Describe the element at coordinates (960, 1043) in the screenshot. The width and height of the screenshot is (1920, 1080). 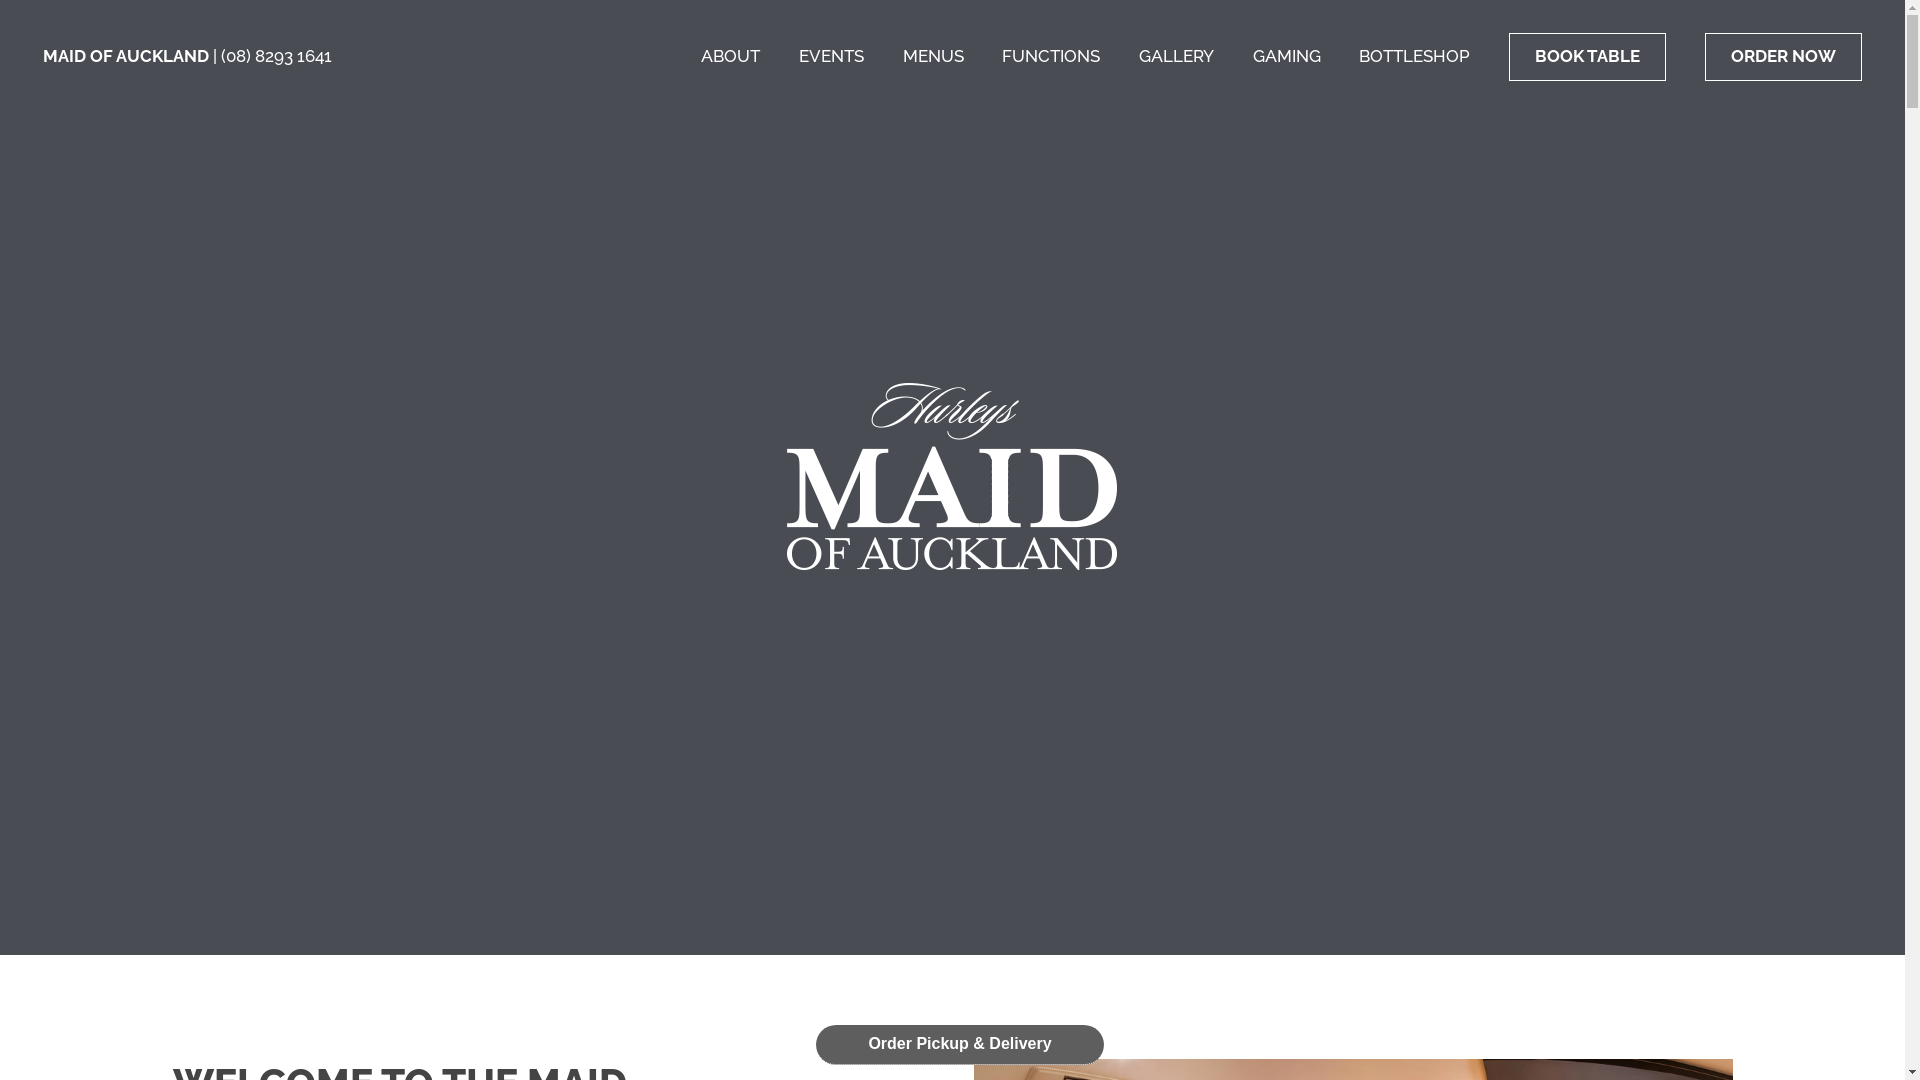
I see `'Order Pickup & Delivery'` at that location.